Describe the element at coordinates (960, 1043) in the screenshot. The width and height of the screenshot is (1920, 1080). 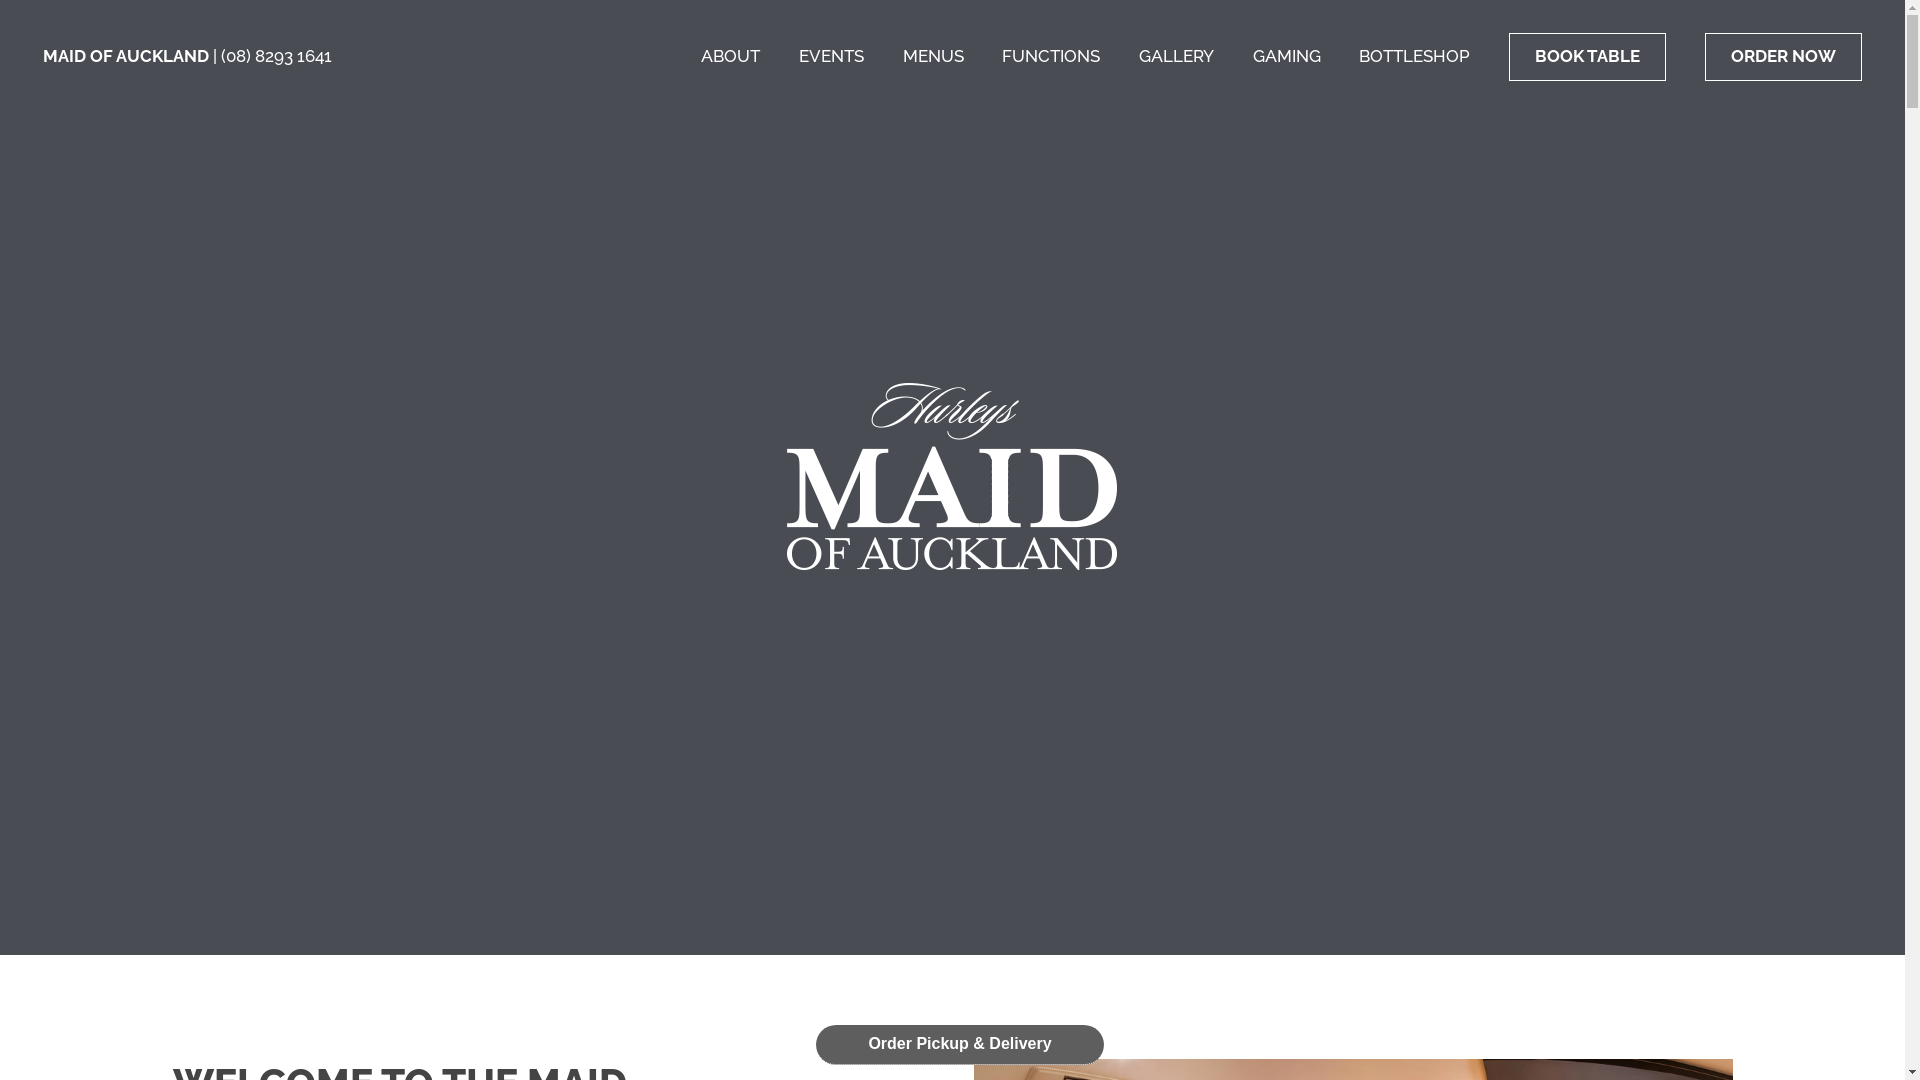
I see `'Order Pickup & Delivery'` at that location.